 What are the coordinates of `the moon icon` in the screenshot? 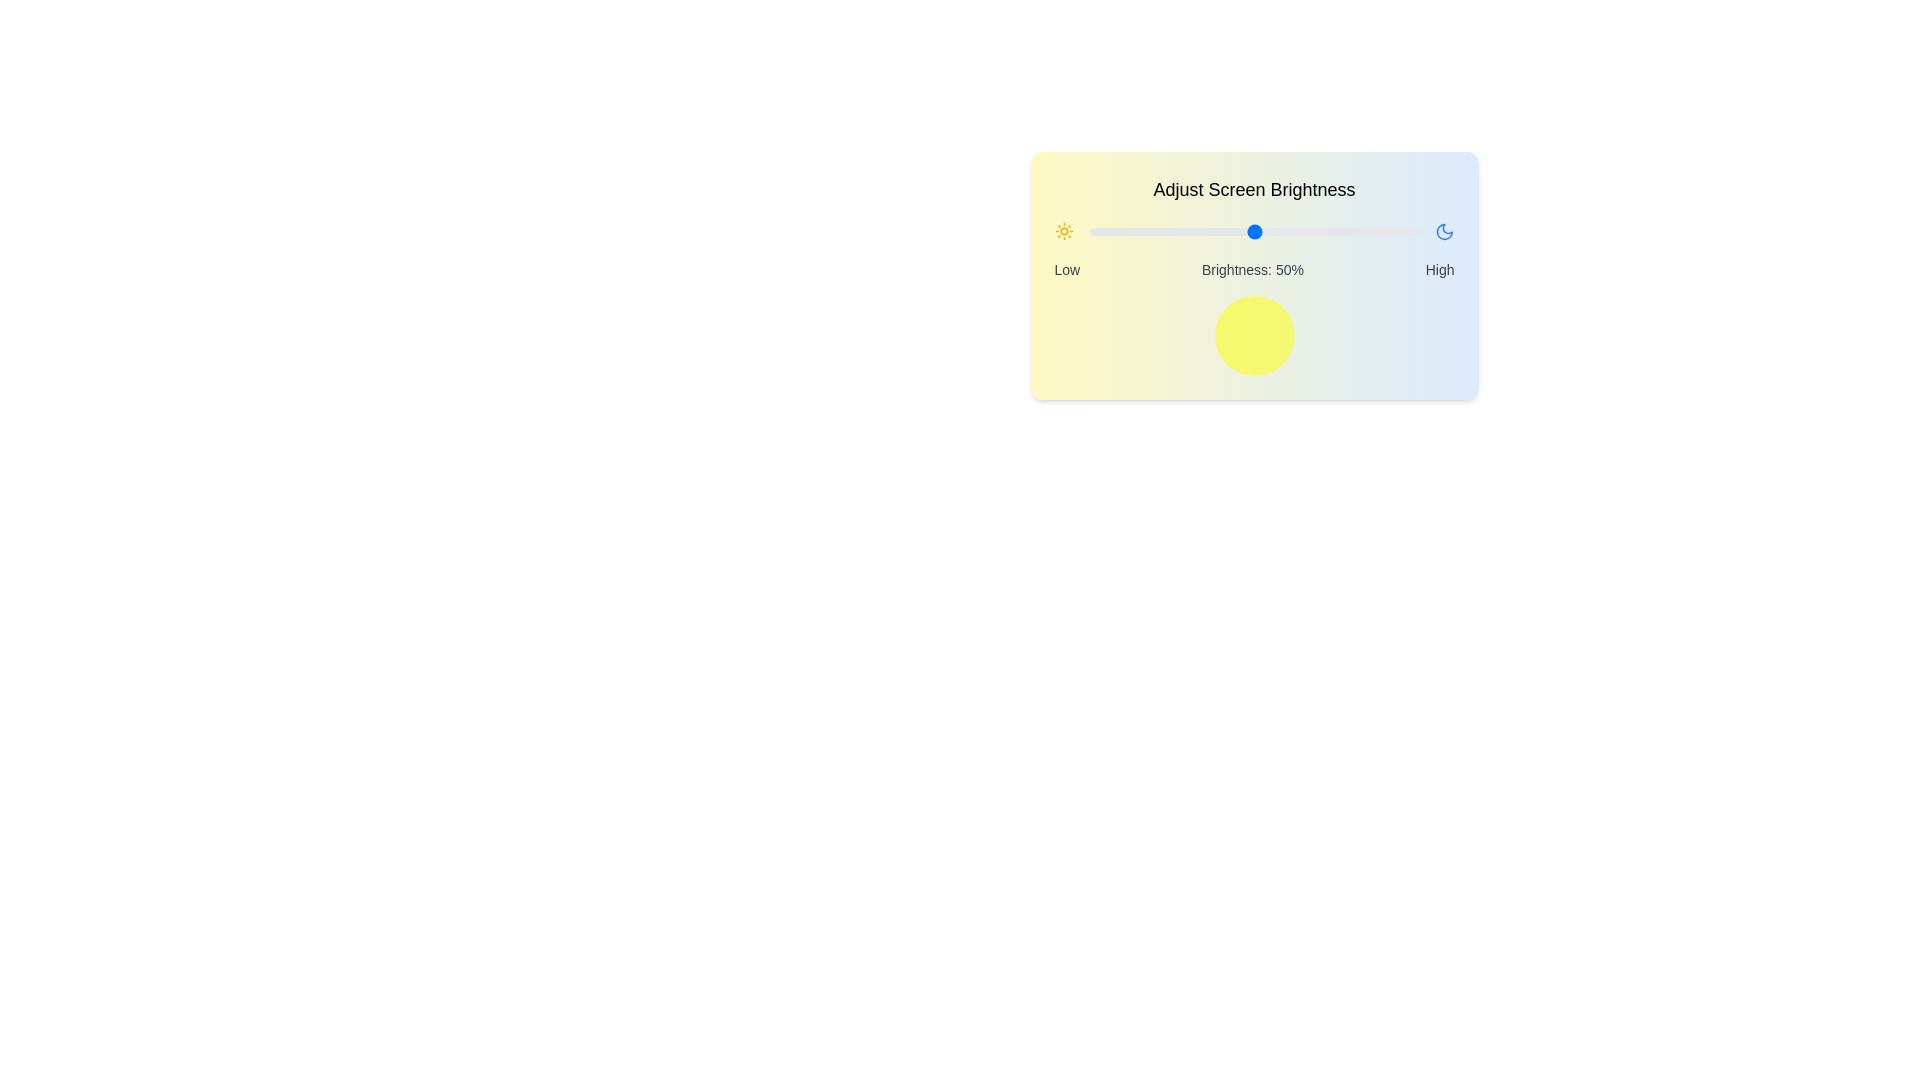 It's located at (1444, 230).